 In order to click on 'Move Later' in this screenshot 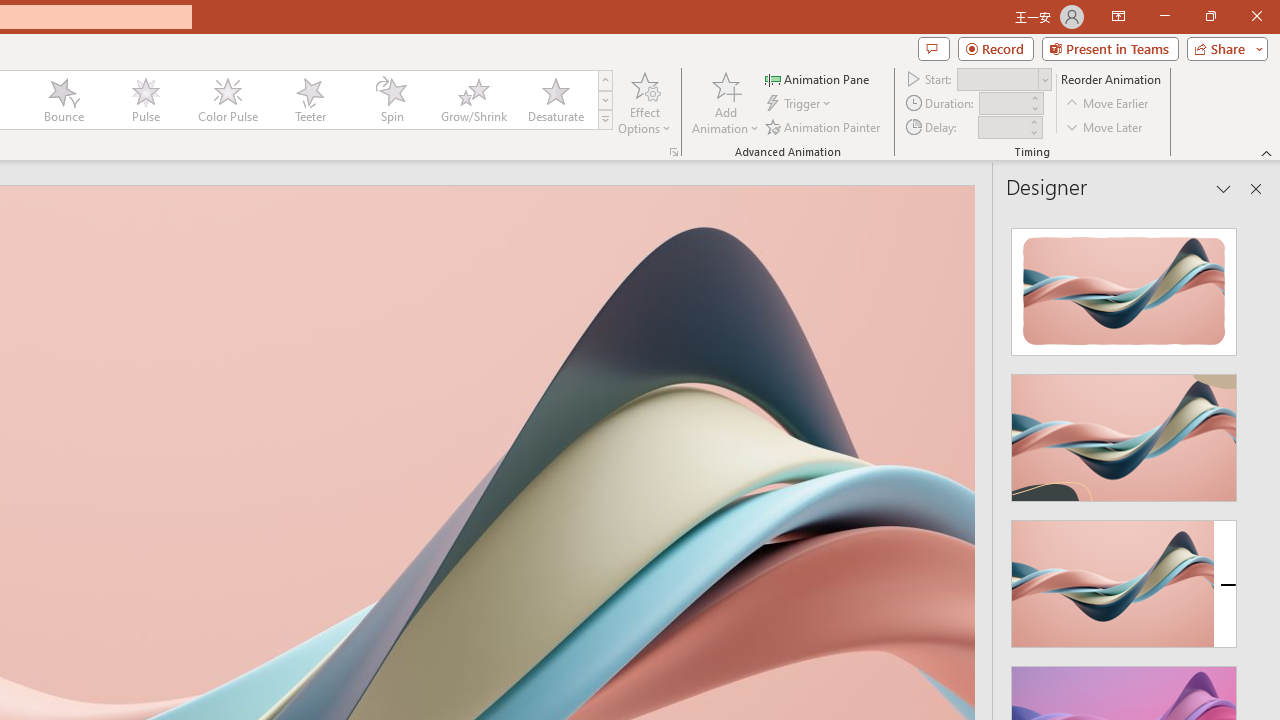, I will do `click(1104, 127)`.